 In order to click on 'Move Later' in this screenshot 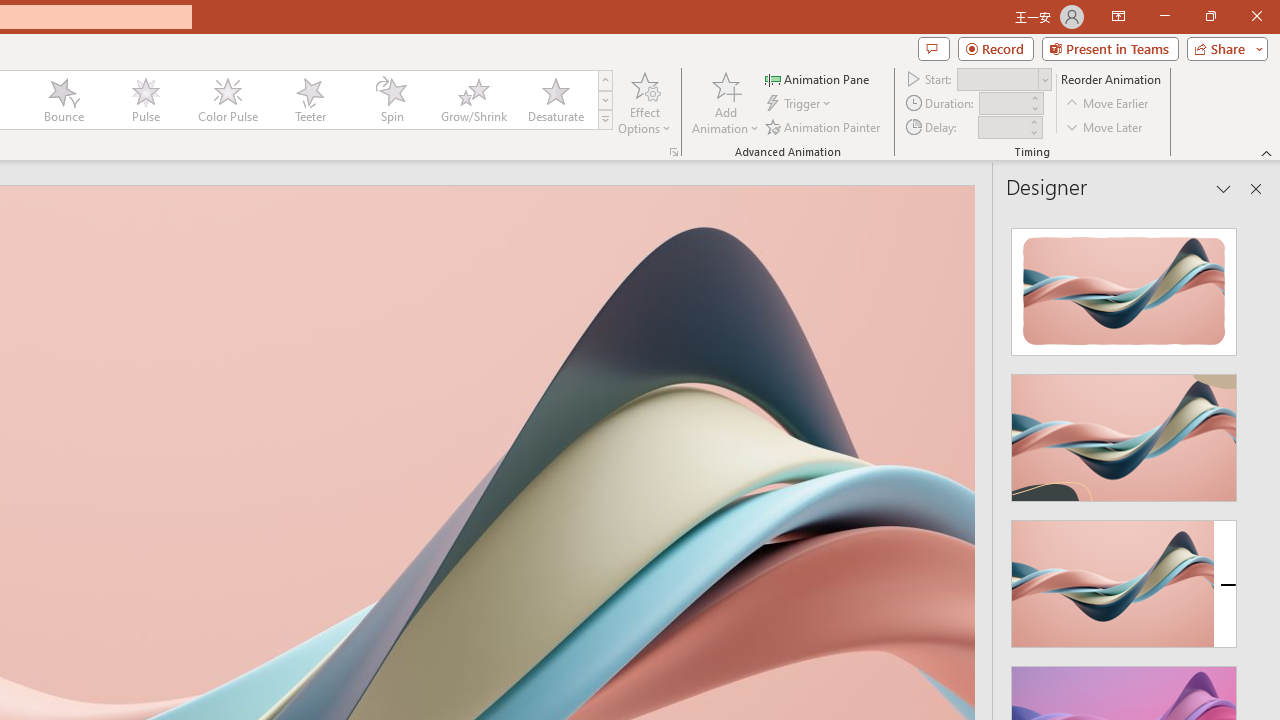, I will do `click(1104, 127)`.